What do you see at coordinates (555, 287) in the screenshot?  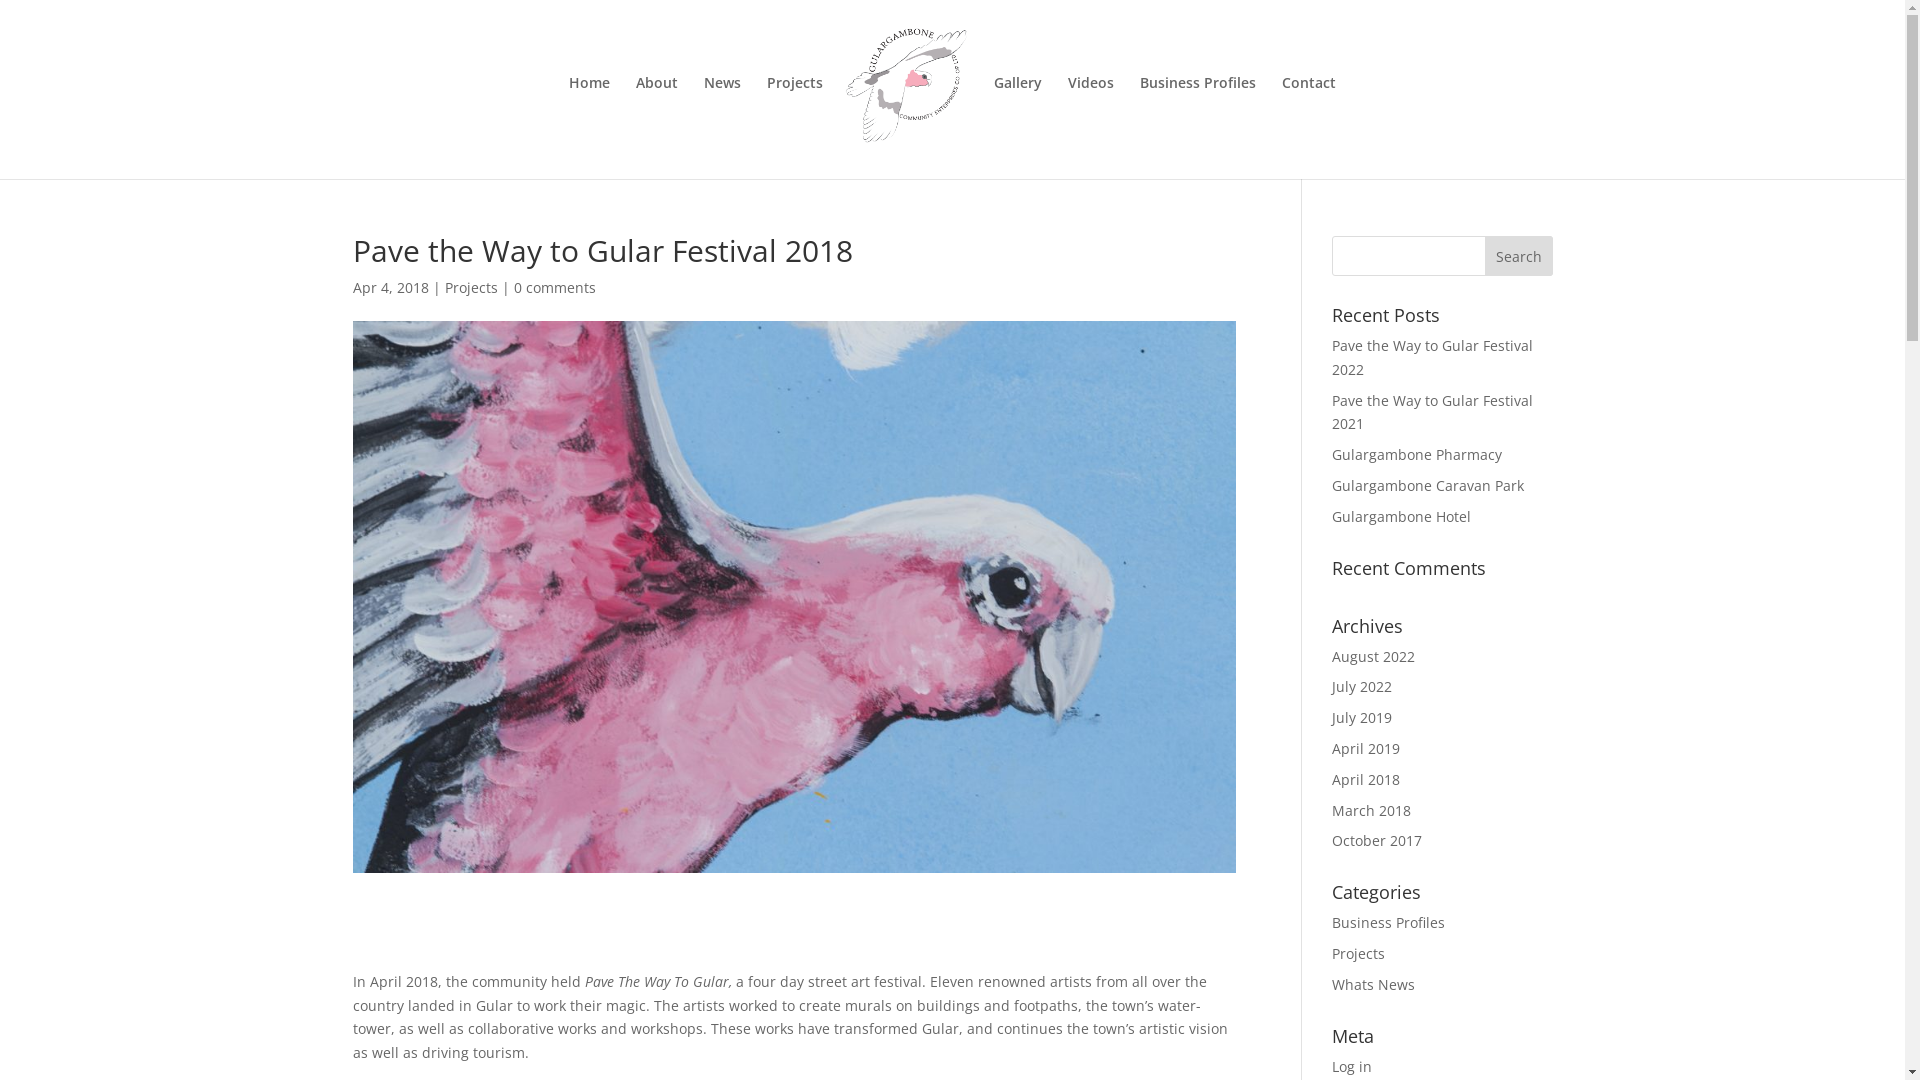 I see `'0 comments'` at bounding box center [555, 287].